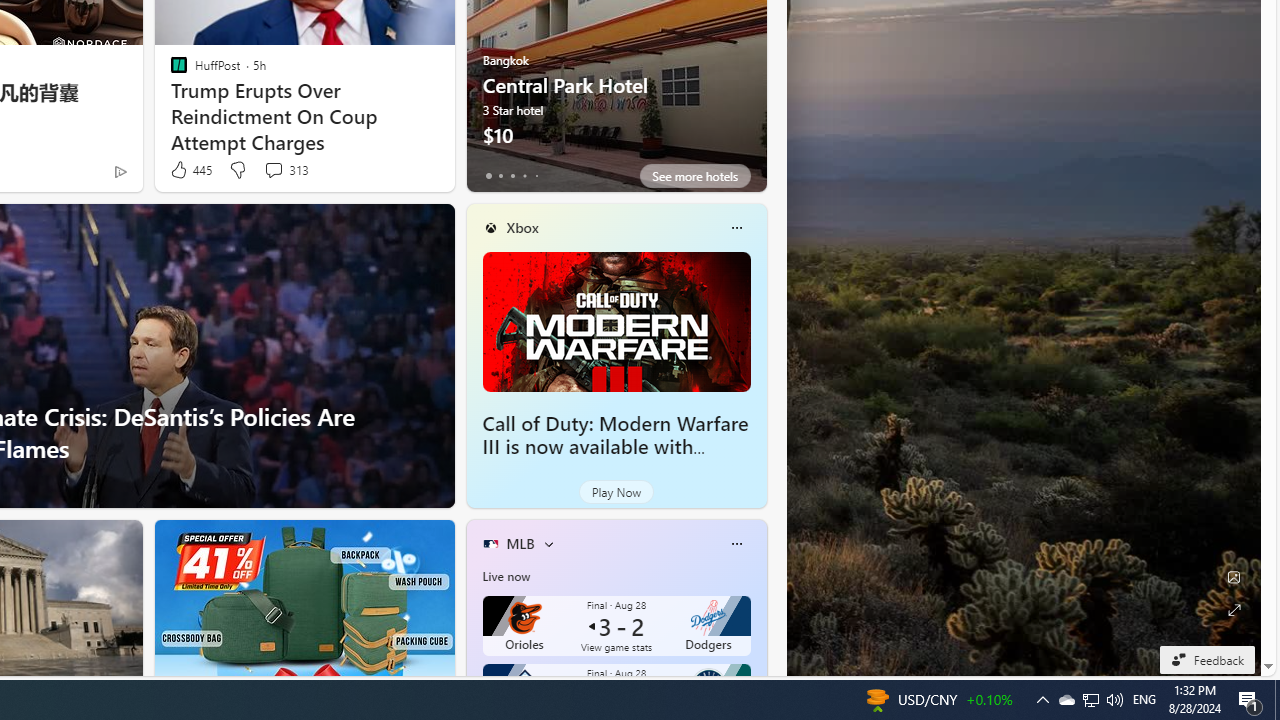  What do you see at coordinates (735, 543) in the screenshot?
I see `'Class: icon-img'` at bounding box center [735, 543].